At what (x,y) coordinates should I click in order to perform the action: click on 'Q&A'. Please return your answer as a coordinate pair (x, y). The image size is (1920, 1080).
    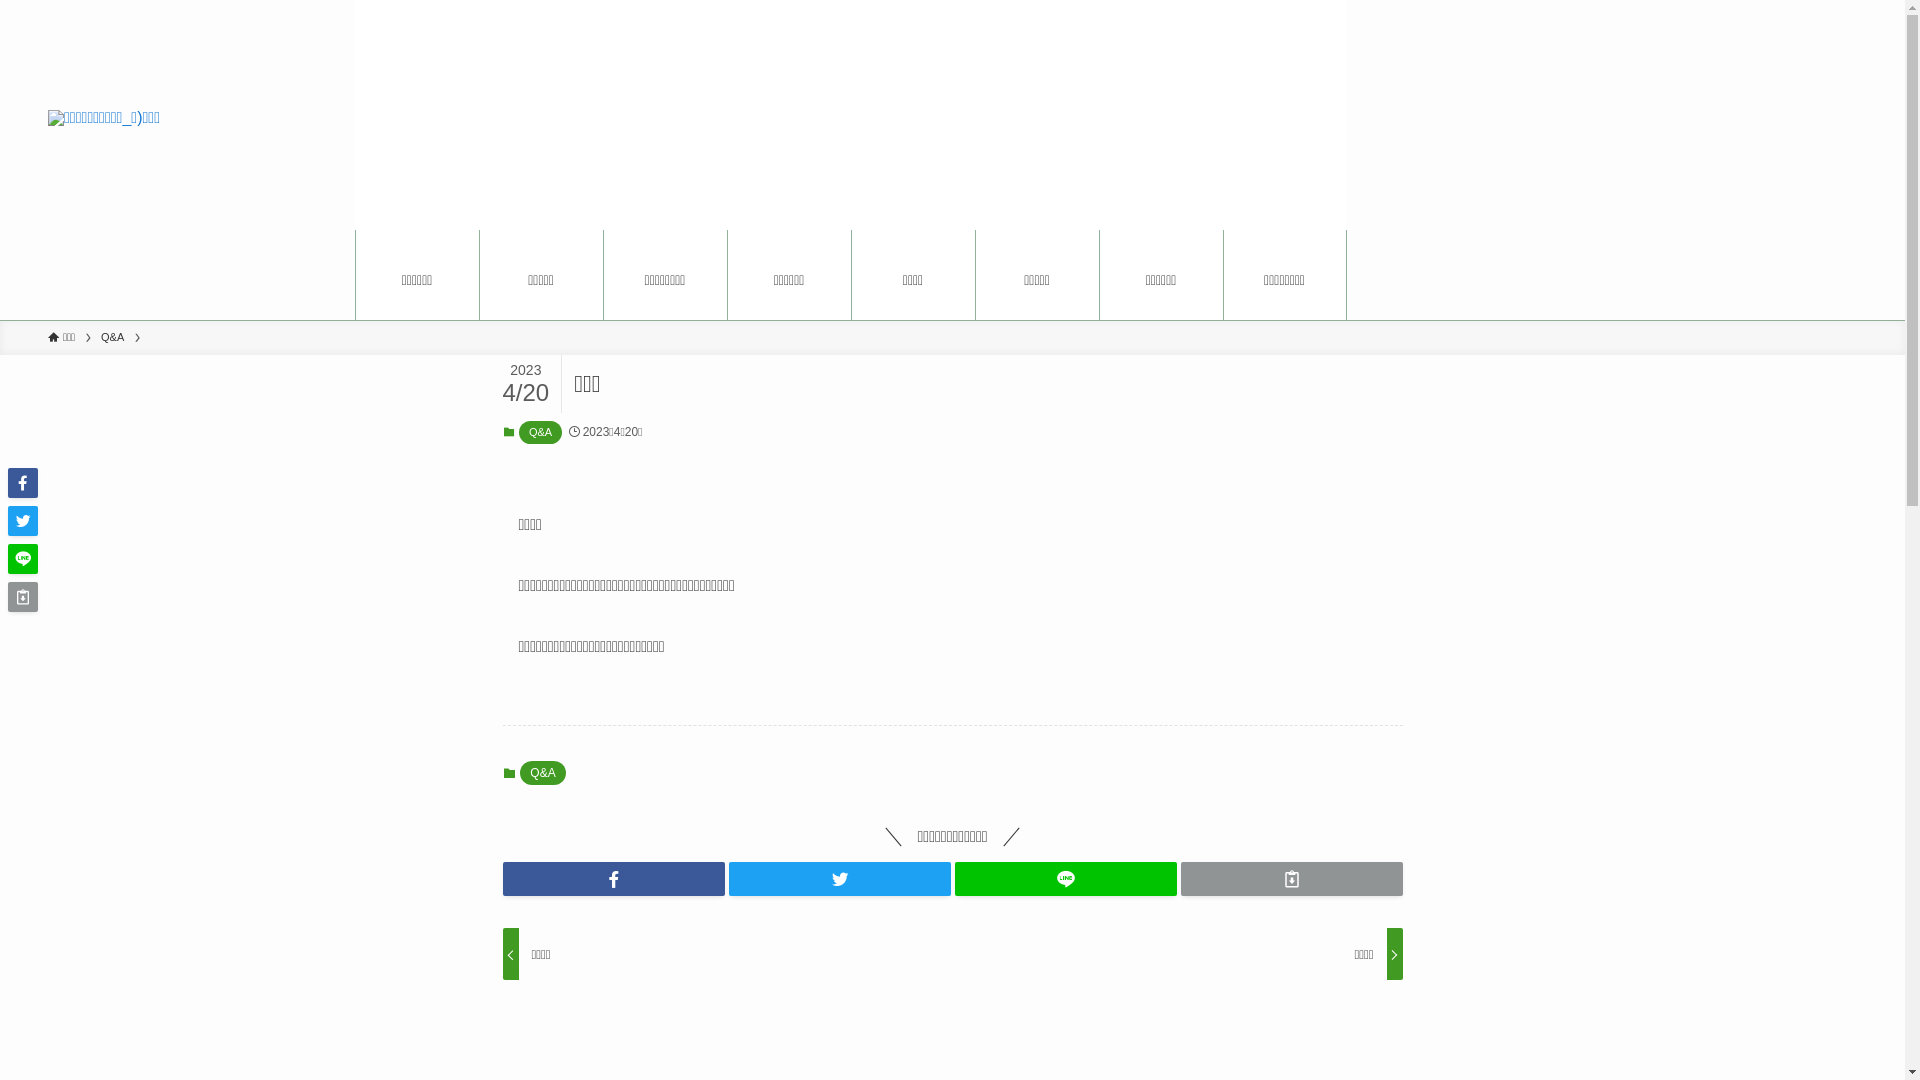
    Looking at the image, I should click on (542, 771).